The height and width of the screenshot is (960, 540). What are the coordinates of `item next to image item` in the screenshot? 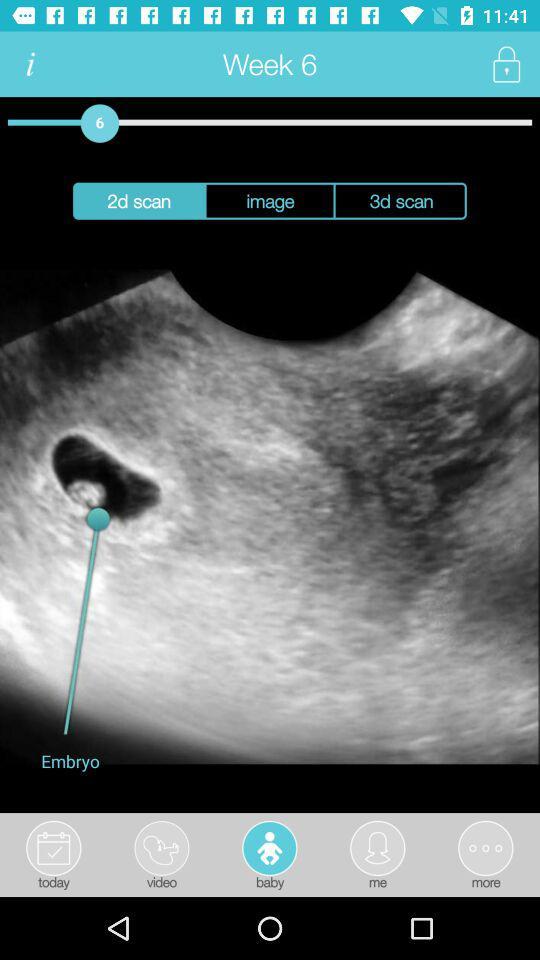 It's located at (137, 201).